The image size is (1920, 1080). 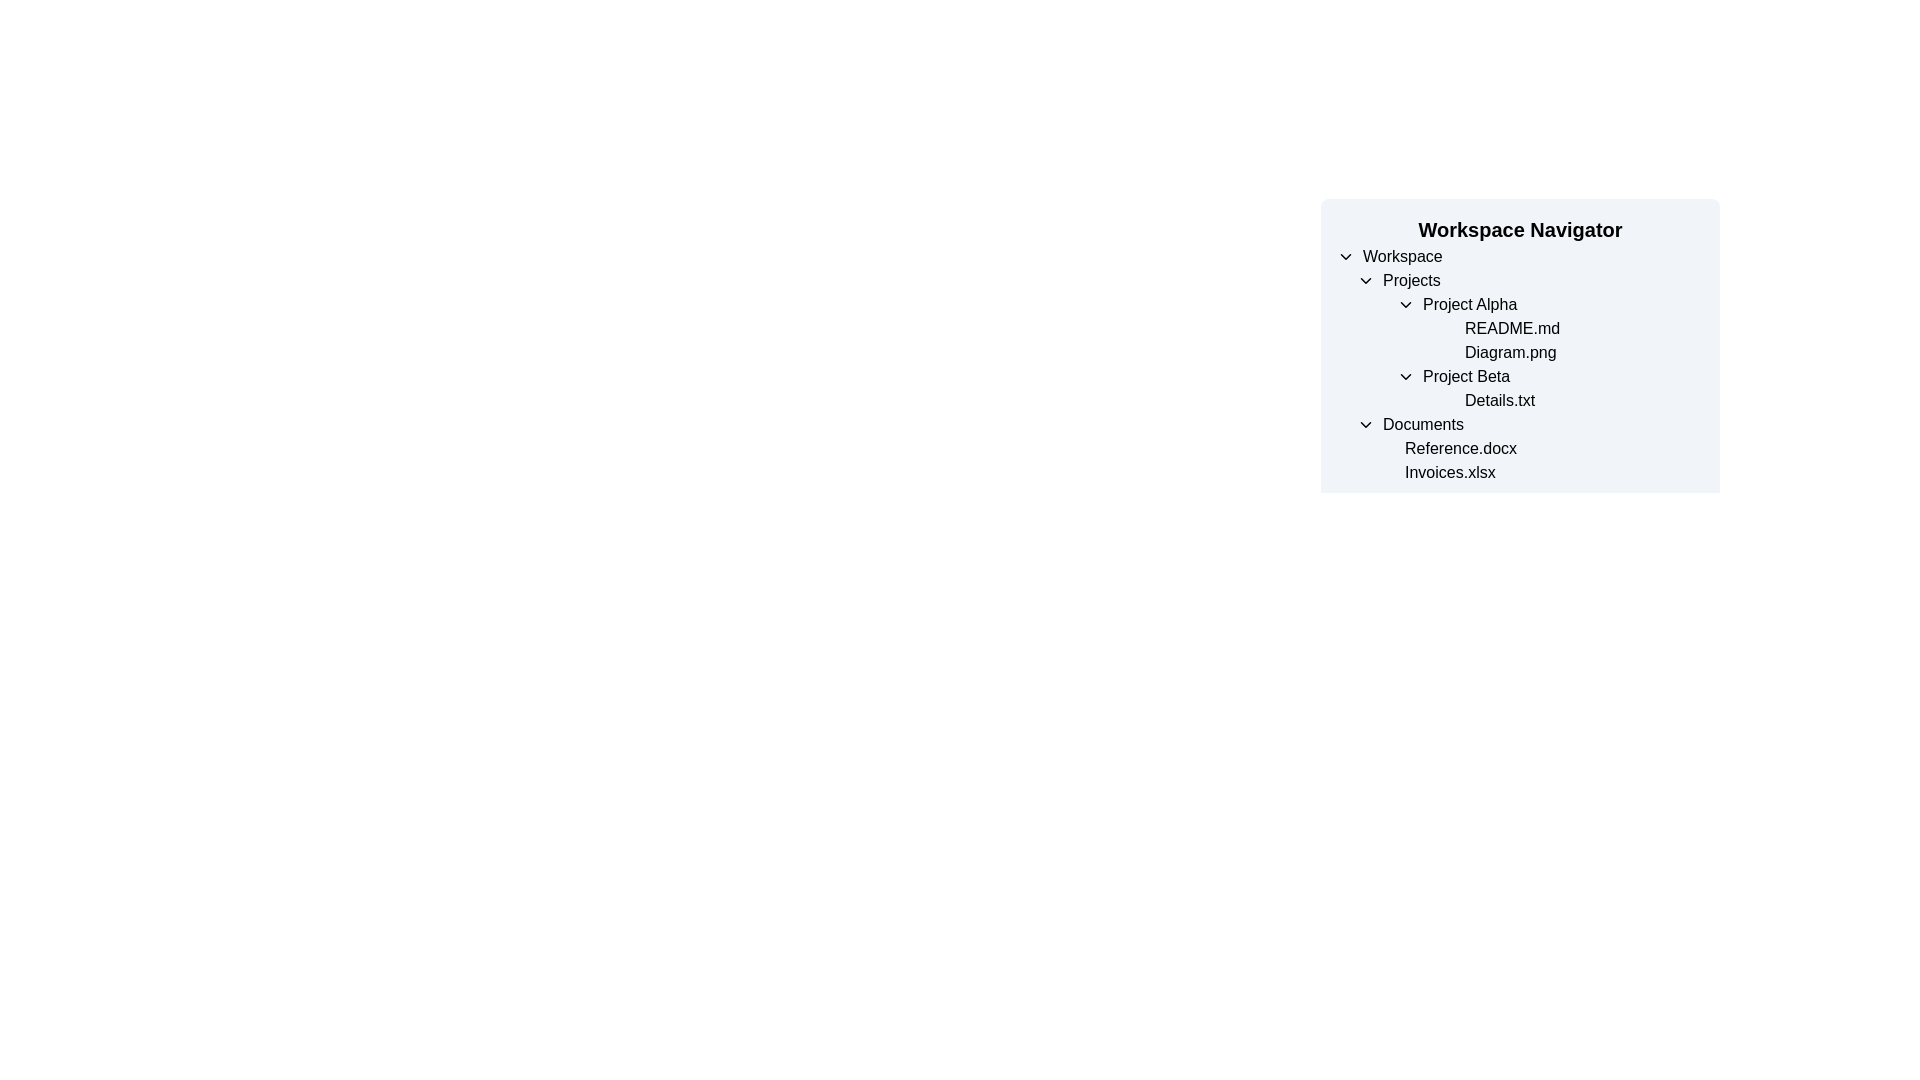 I want to click on the chevron-down icon, so click(x=1365, y=423).